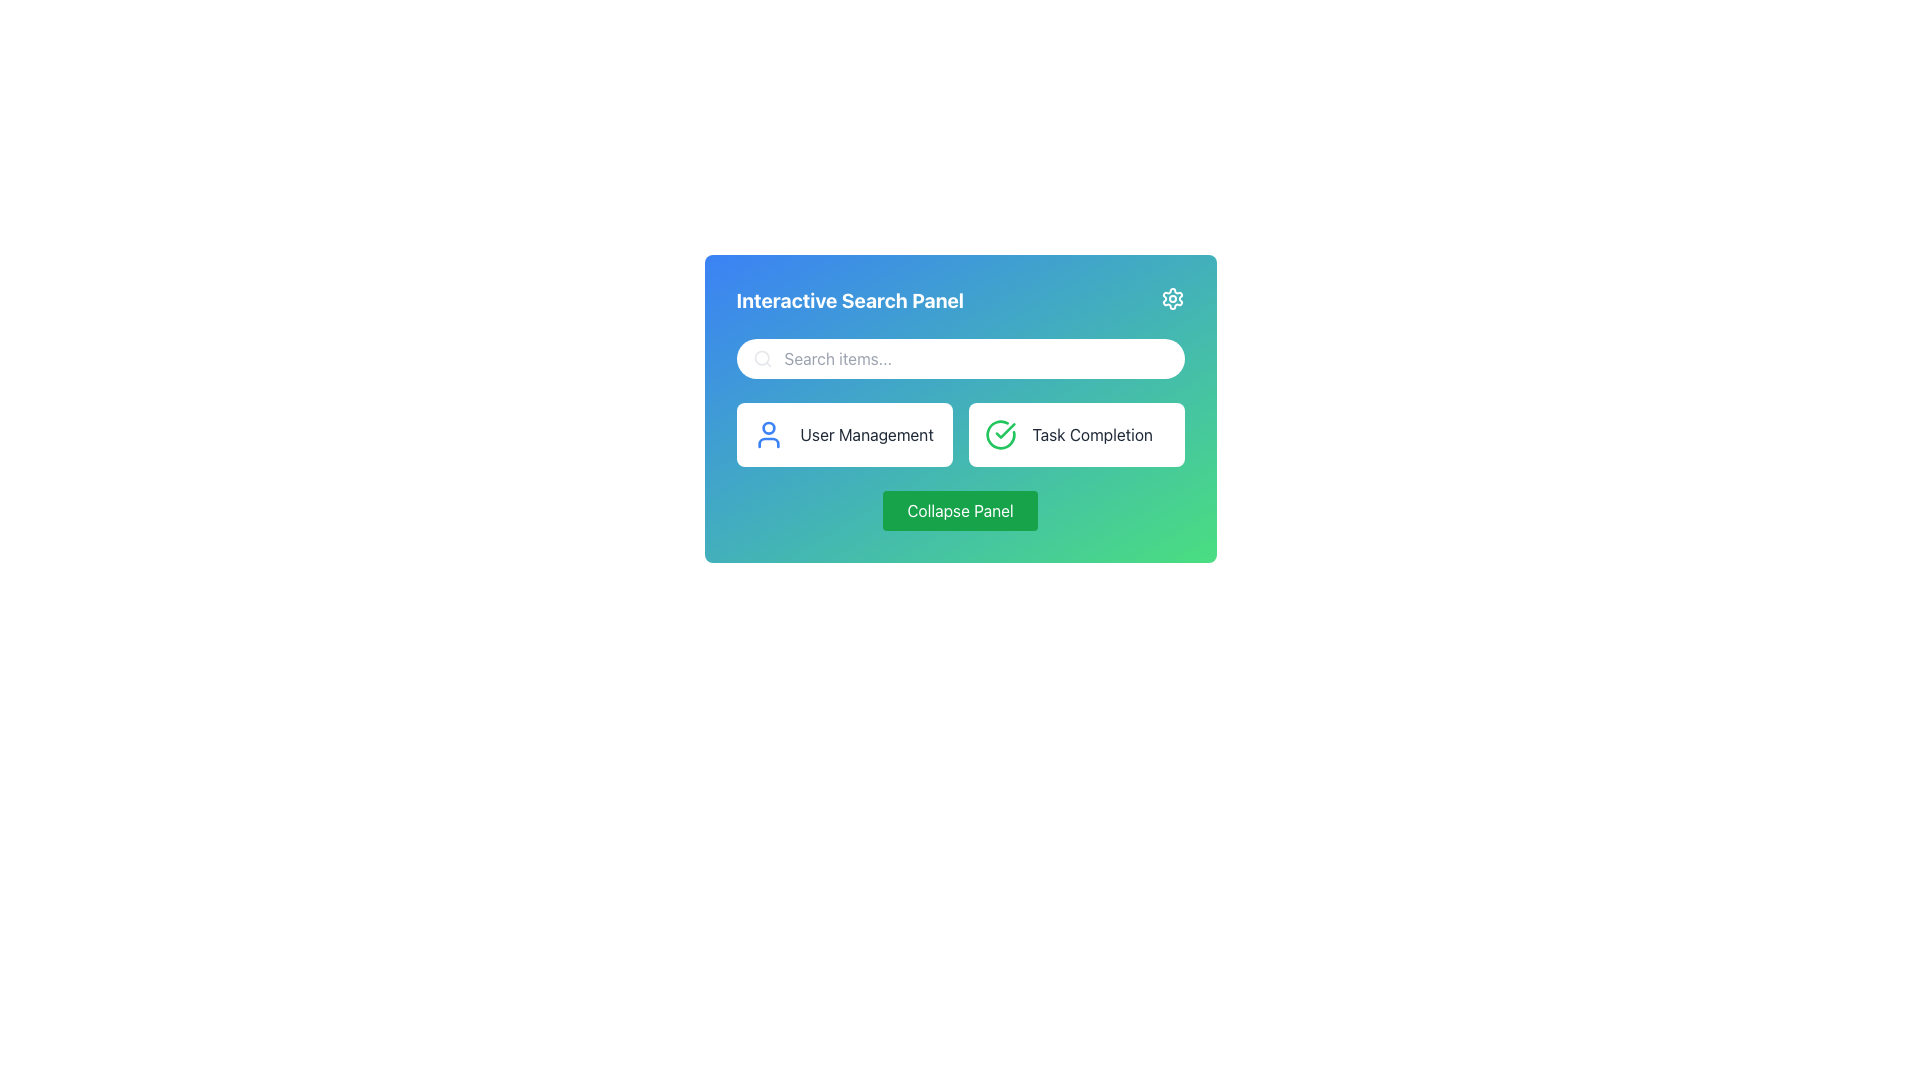 The image size is (1920, 1080). I want to click on the button containing the 'Task Completion' icon located in the second button from the left below the search bar in the central interactive panel, so click(999, 433).